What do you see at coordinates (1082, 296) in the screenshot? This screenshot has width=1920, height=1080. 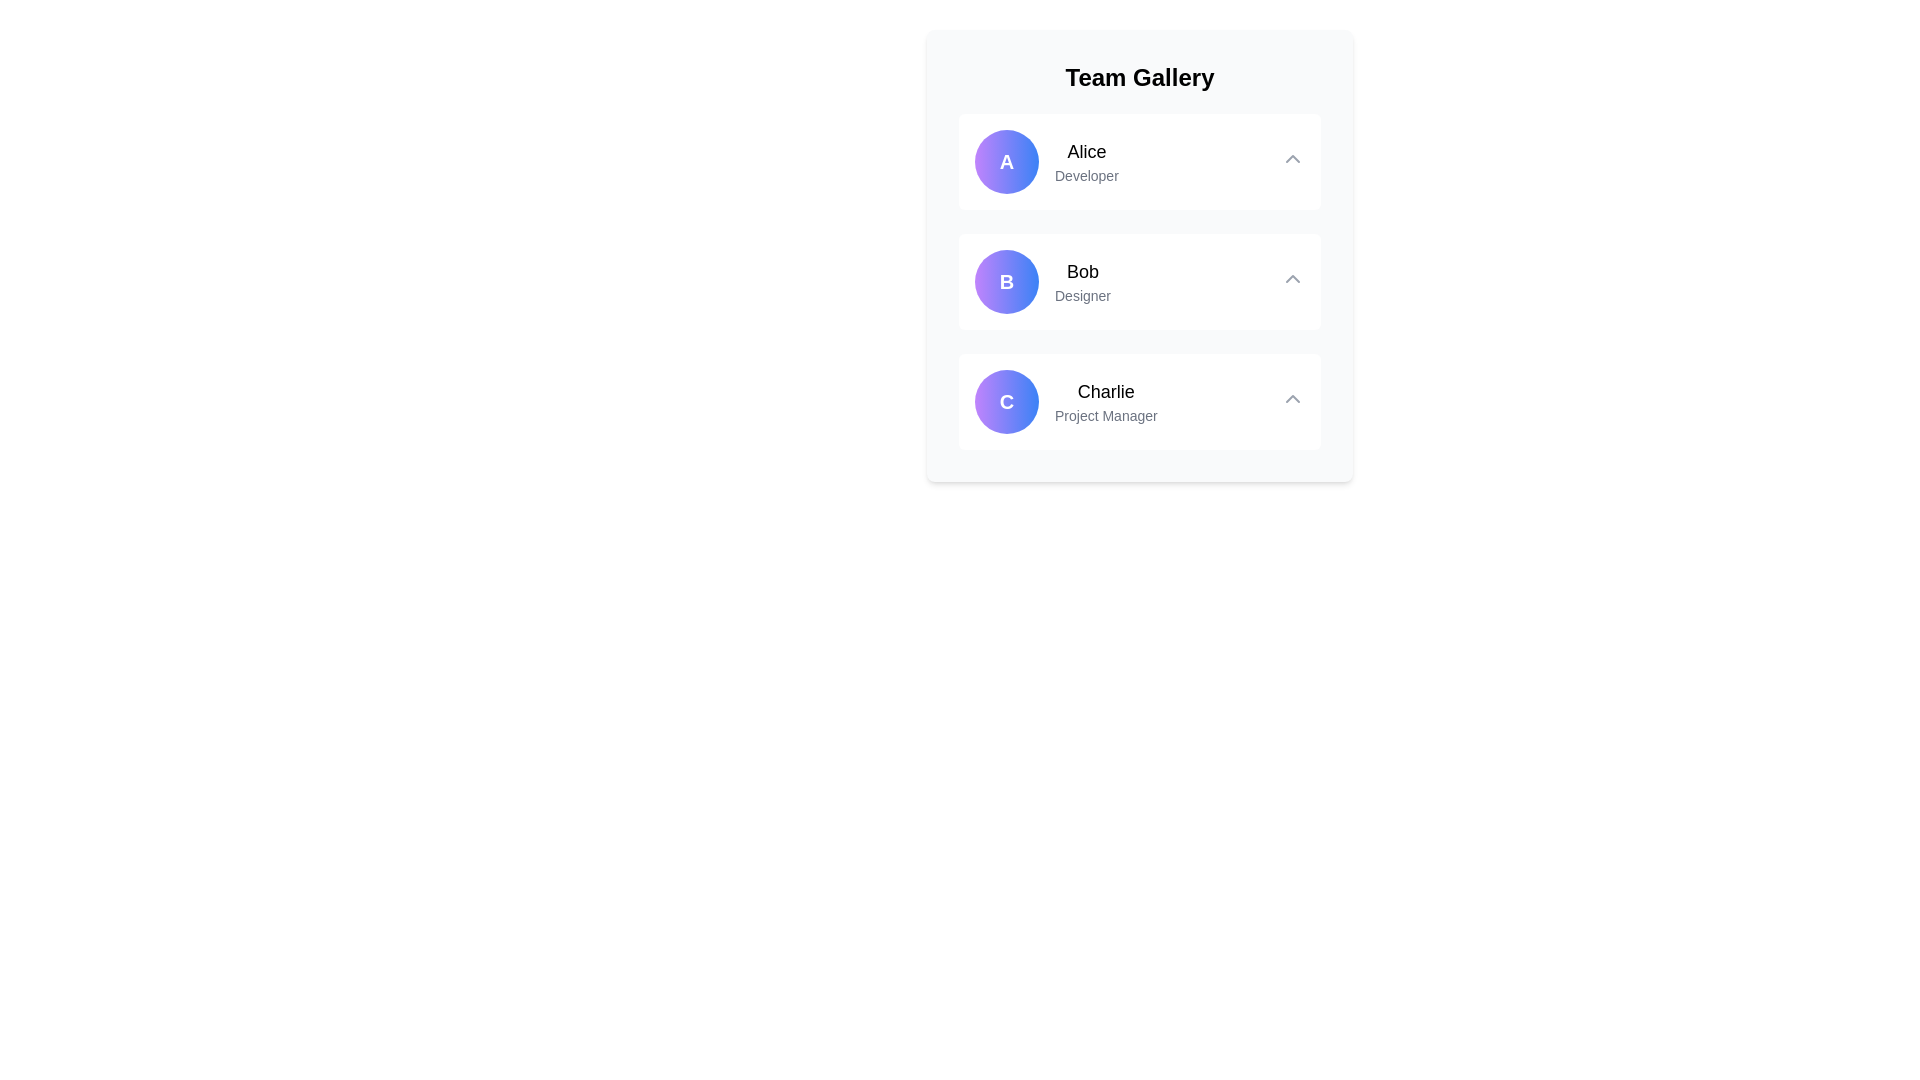 I see `the text label displaying 'Designer' in gray color, located below the 'Bob' title within the second card of the 'Team Gallery' section` at bounding box center [1082, 296].